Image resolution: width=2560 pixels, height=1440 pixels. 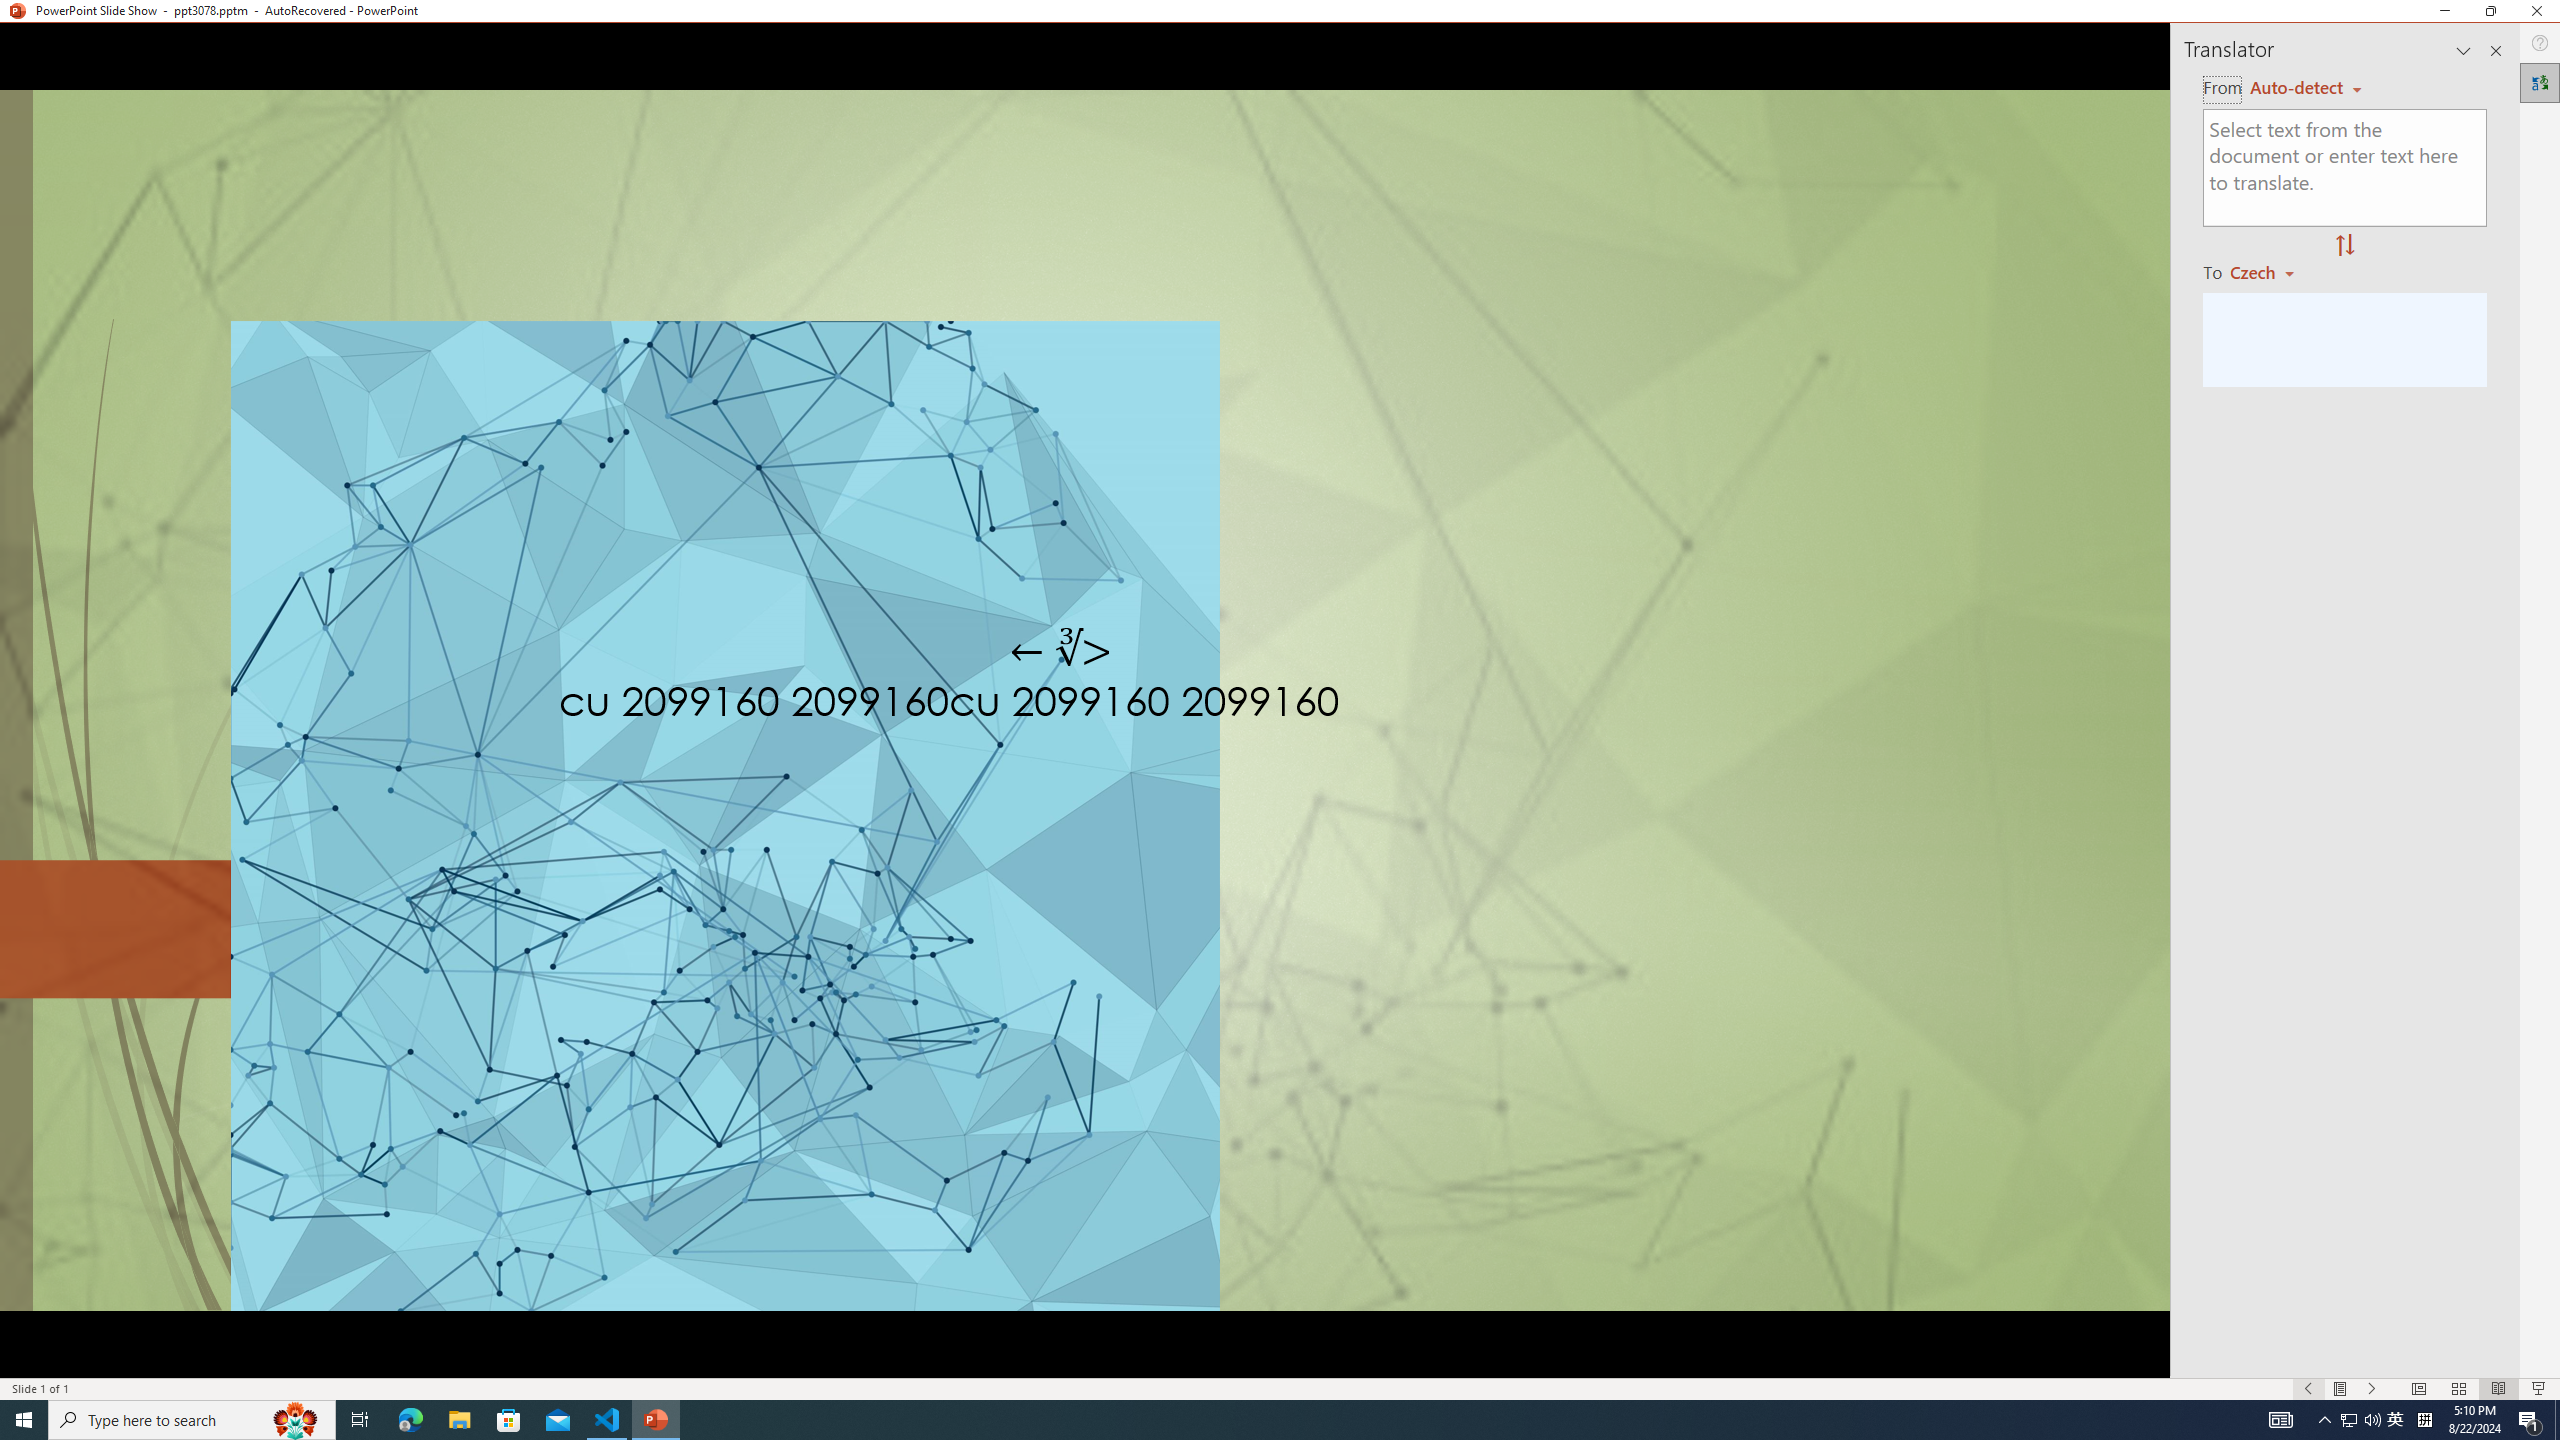 I want to click on 'Slide Show Previous On', so click(x=2308, y=1389).